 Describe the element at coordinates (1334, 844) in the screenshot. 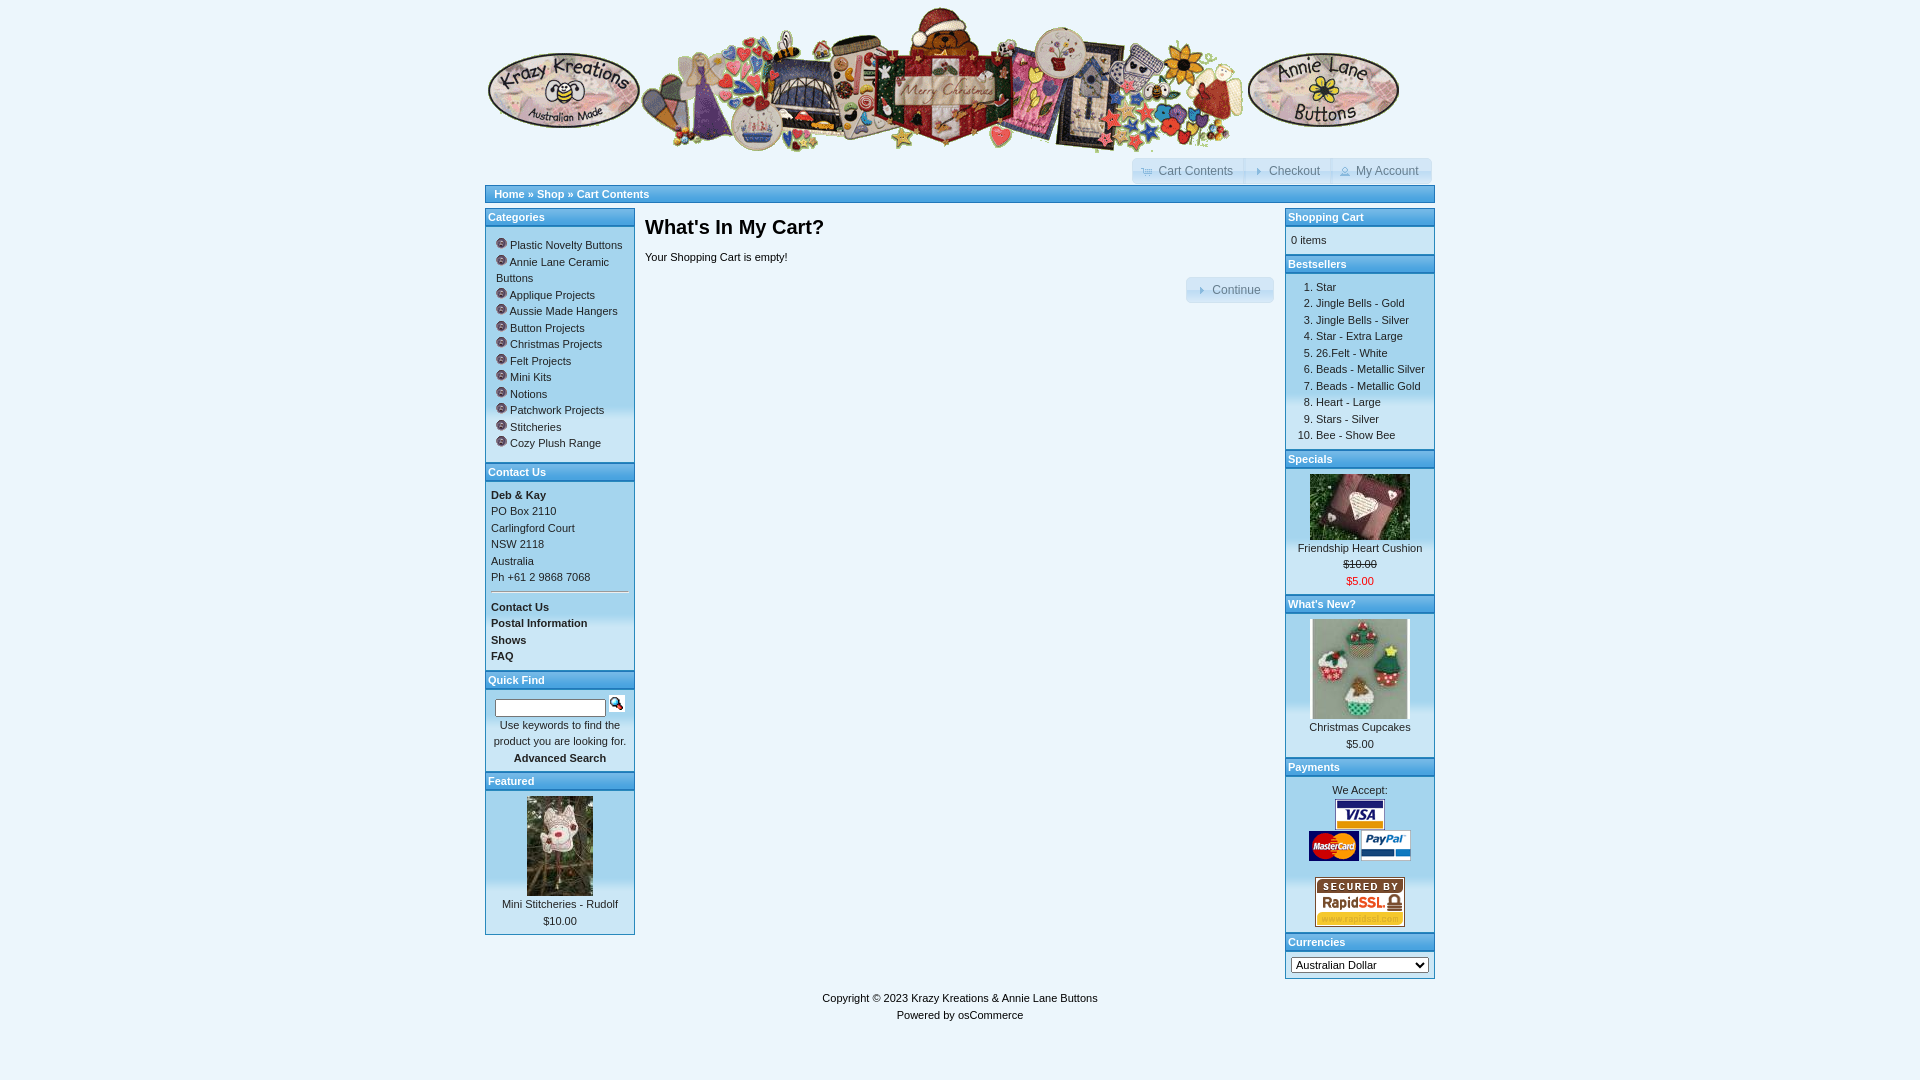

I see `'MasterCard'` at that location.